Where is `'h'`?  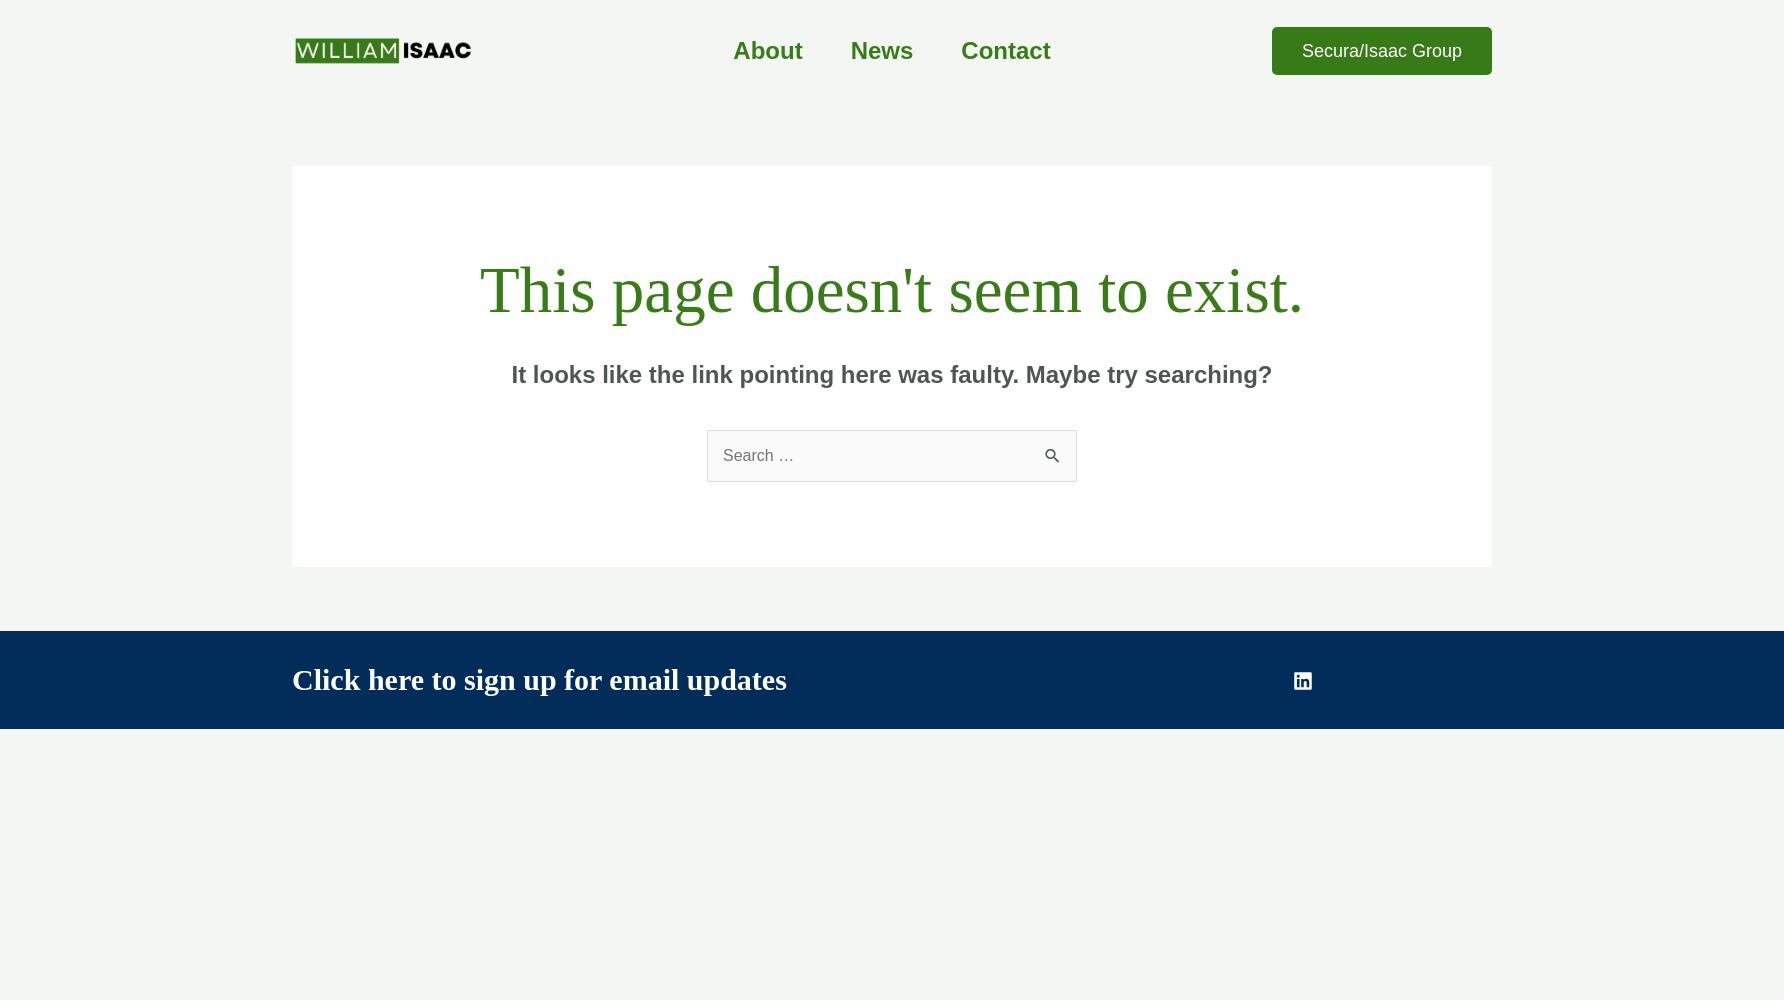
'h' is located at coordinates (365, 679).